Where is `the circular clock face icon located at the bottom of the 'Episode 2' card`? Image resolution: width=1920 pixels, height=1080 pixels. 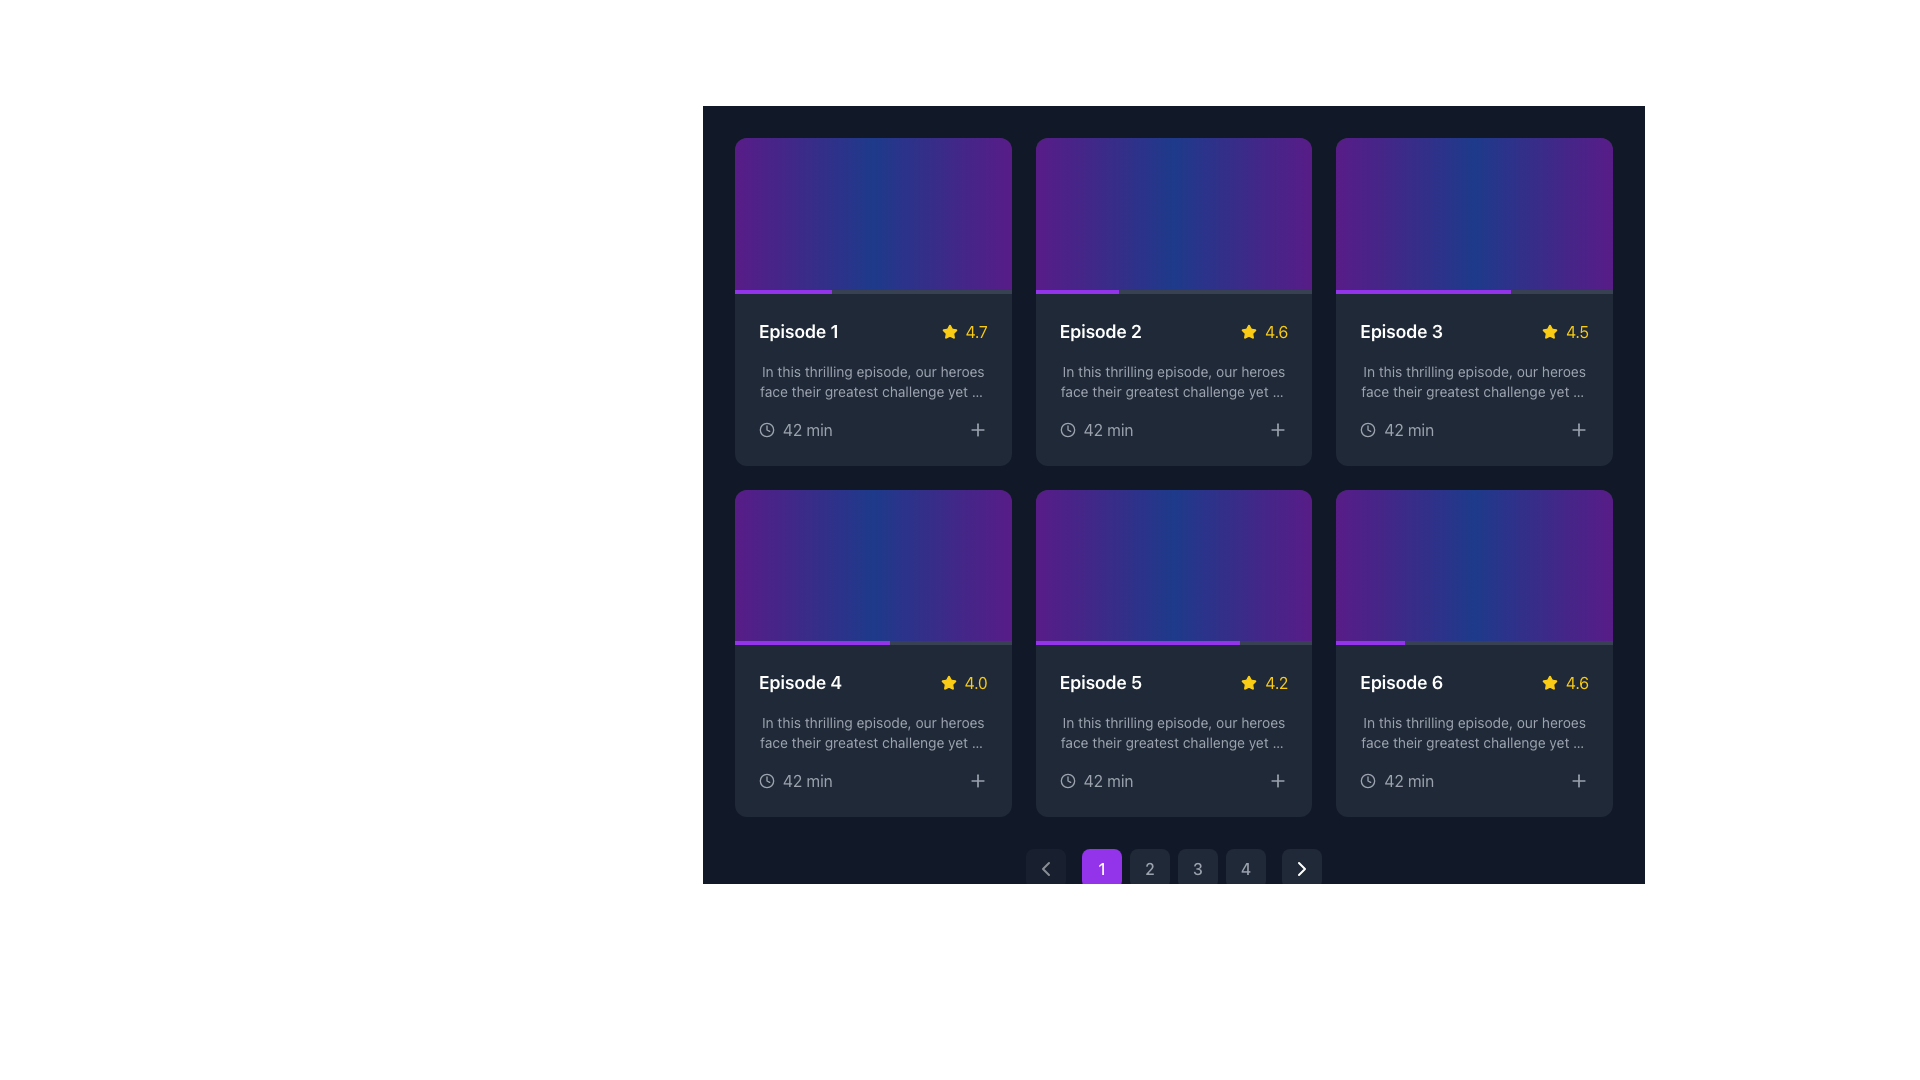
the circular clock face icon located at the bottom of the 'Episode 2' card is located at coordinates (1066, 428).